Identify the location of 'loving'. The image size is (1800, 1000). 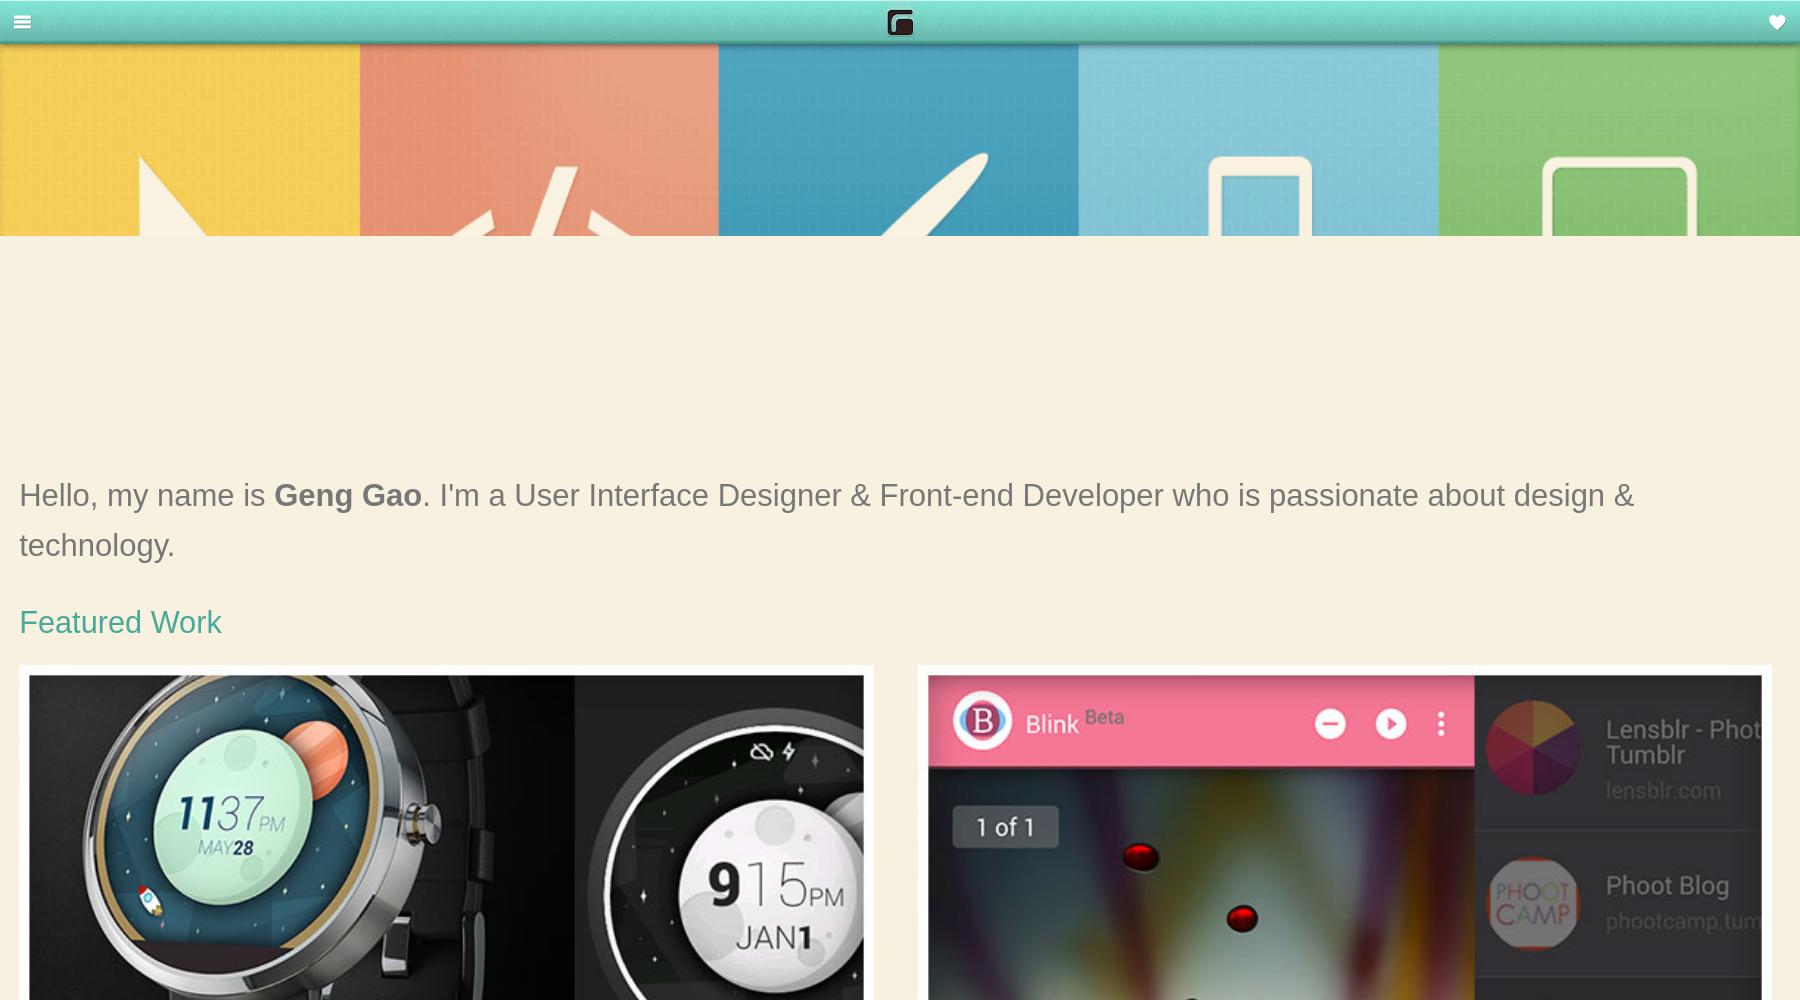
(1735, 31).